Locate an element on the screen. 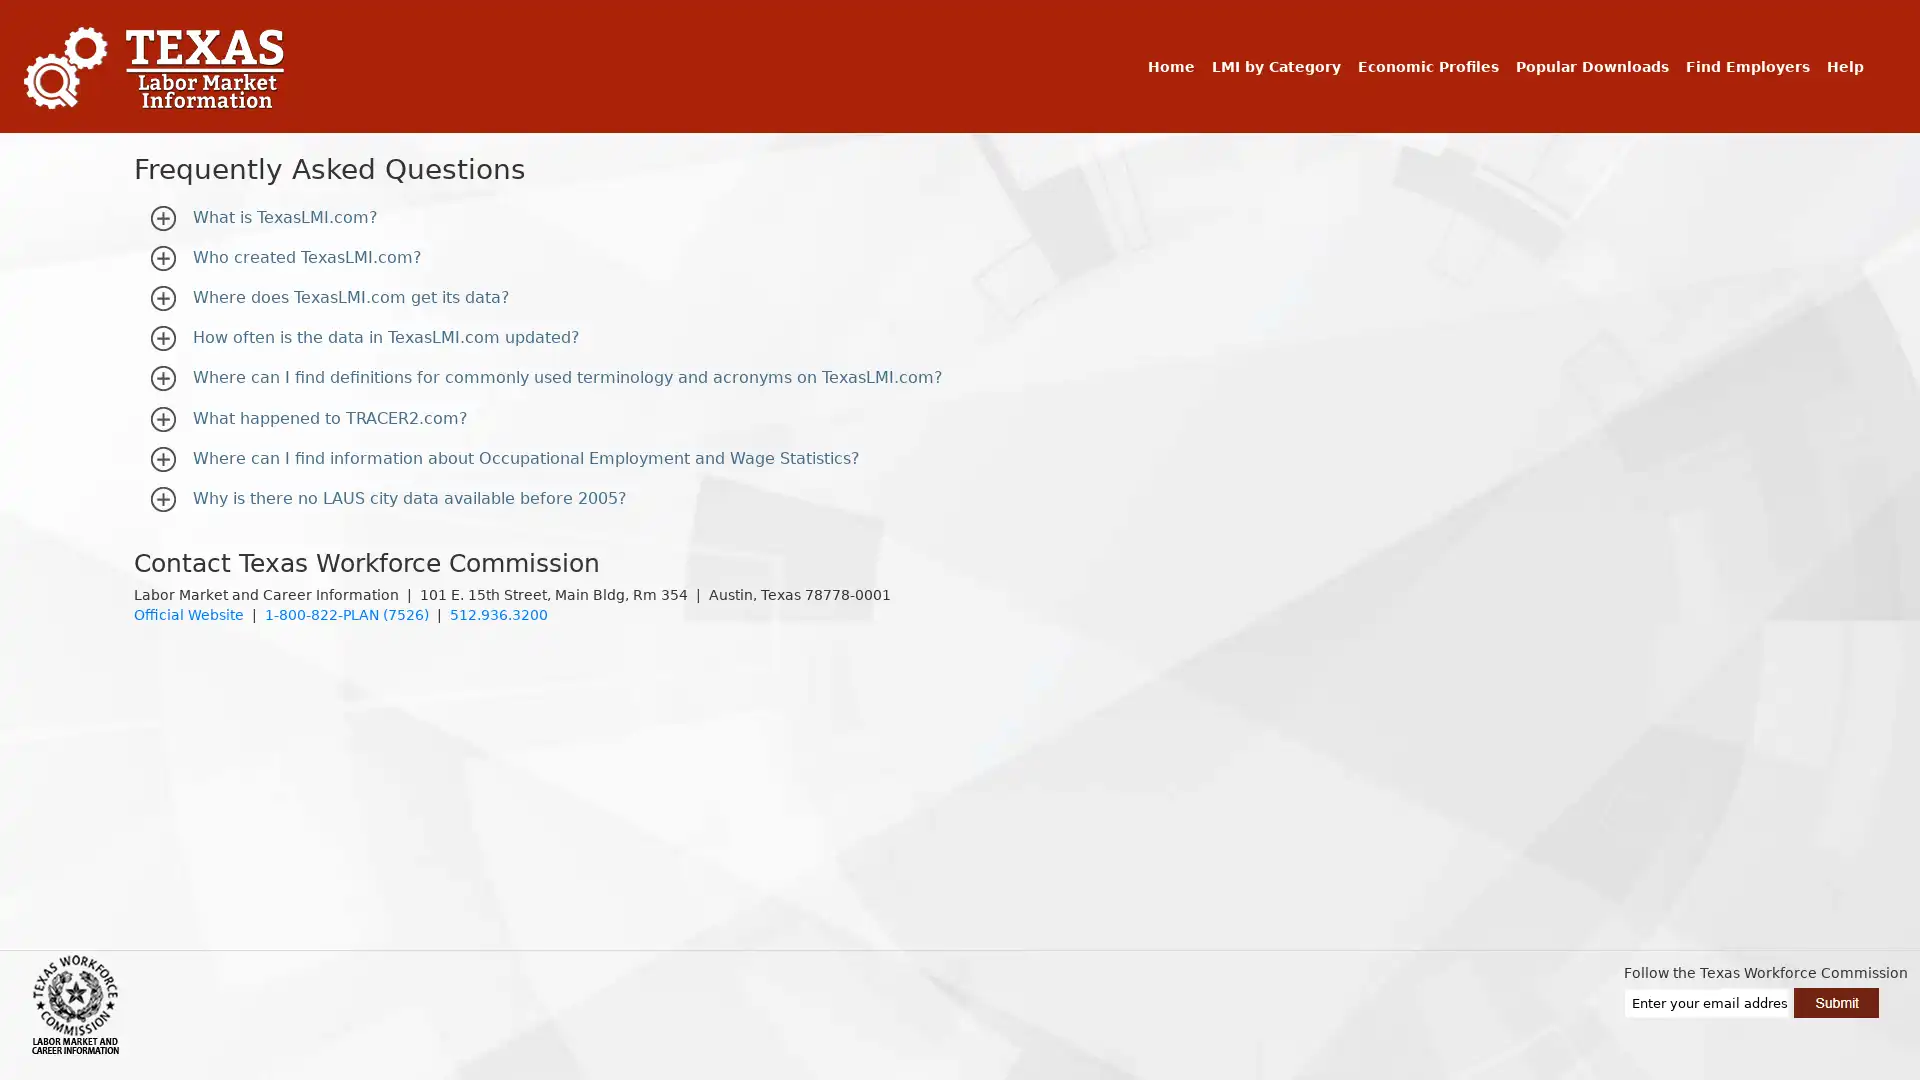 Image resolution: width=1920 pixels, height=1080 pixels. What is TexasLMI.com? is located at coordinates (958, 216).